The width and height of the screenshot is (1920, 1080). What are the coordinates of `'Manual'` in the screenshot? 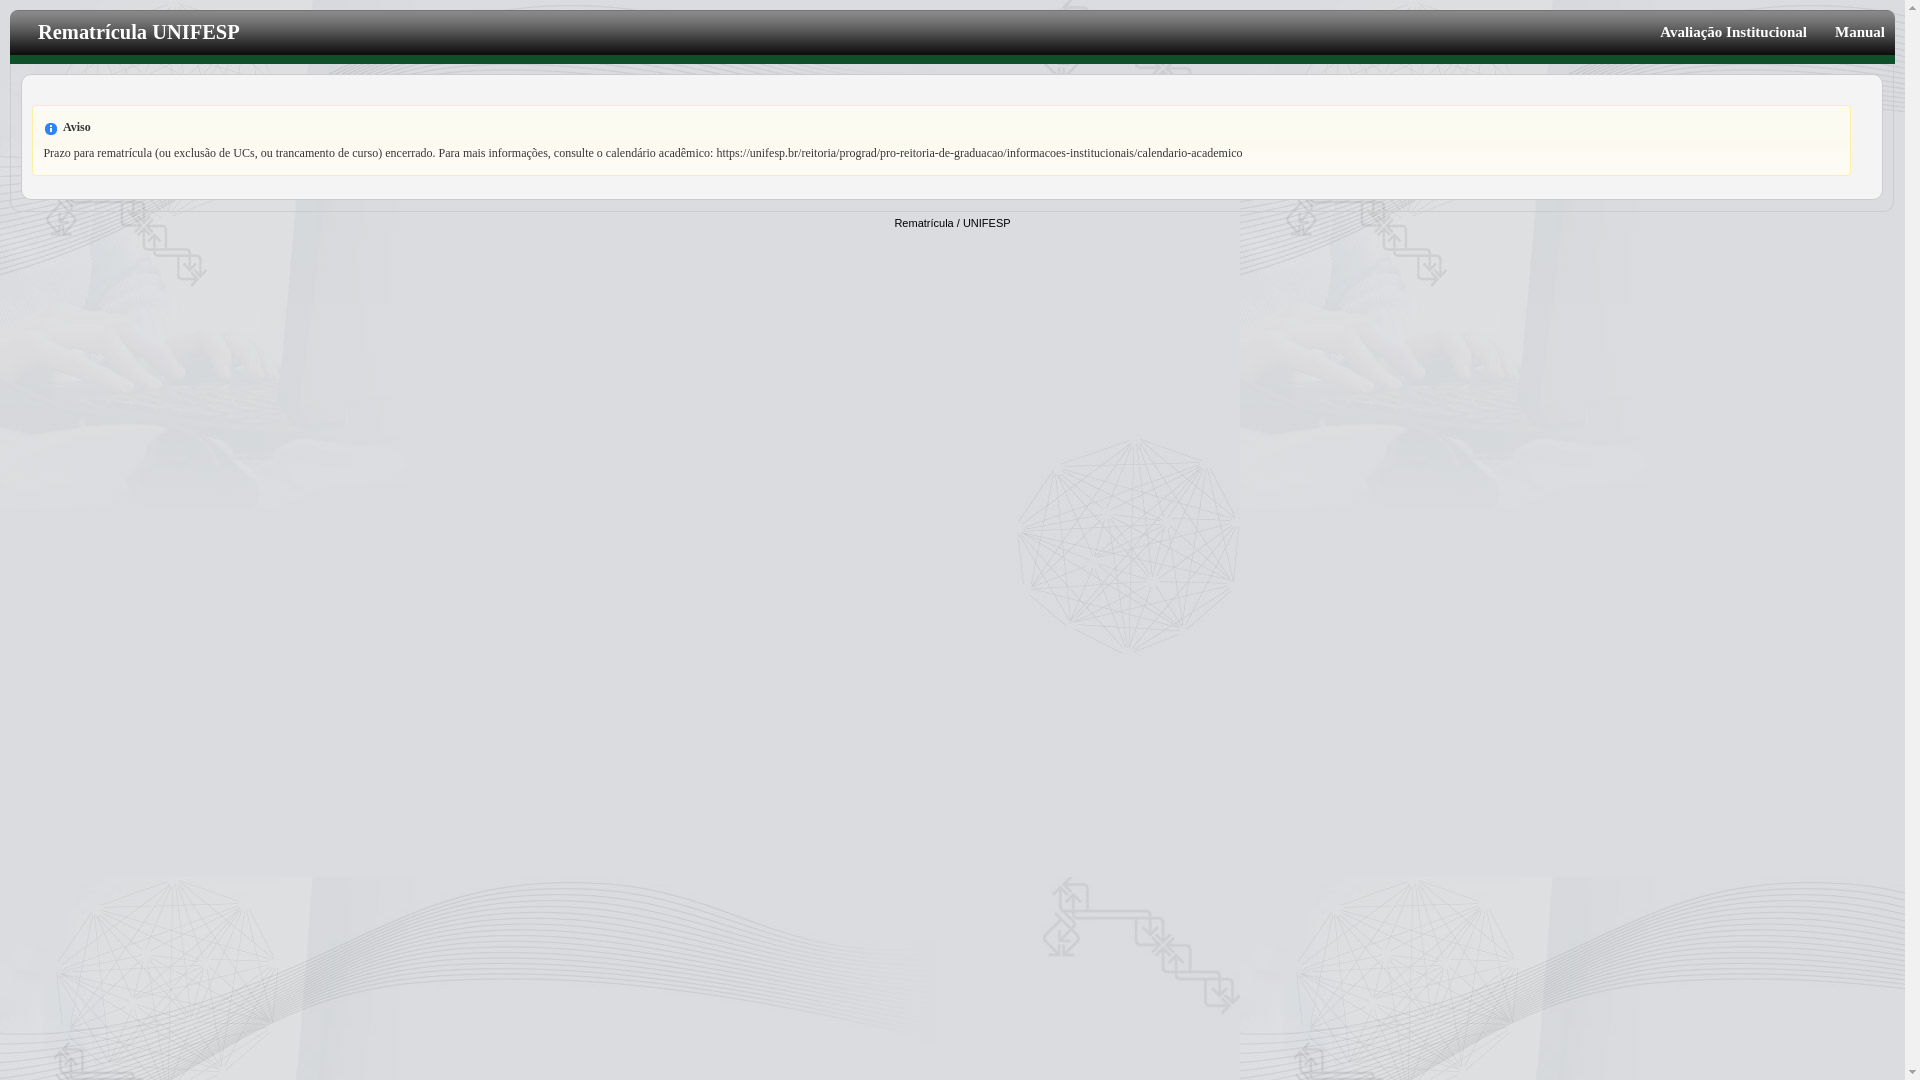 It's located at (1851, 31).